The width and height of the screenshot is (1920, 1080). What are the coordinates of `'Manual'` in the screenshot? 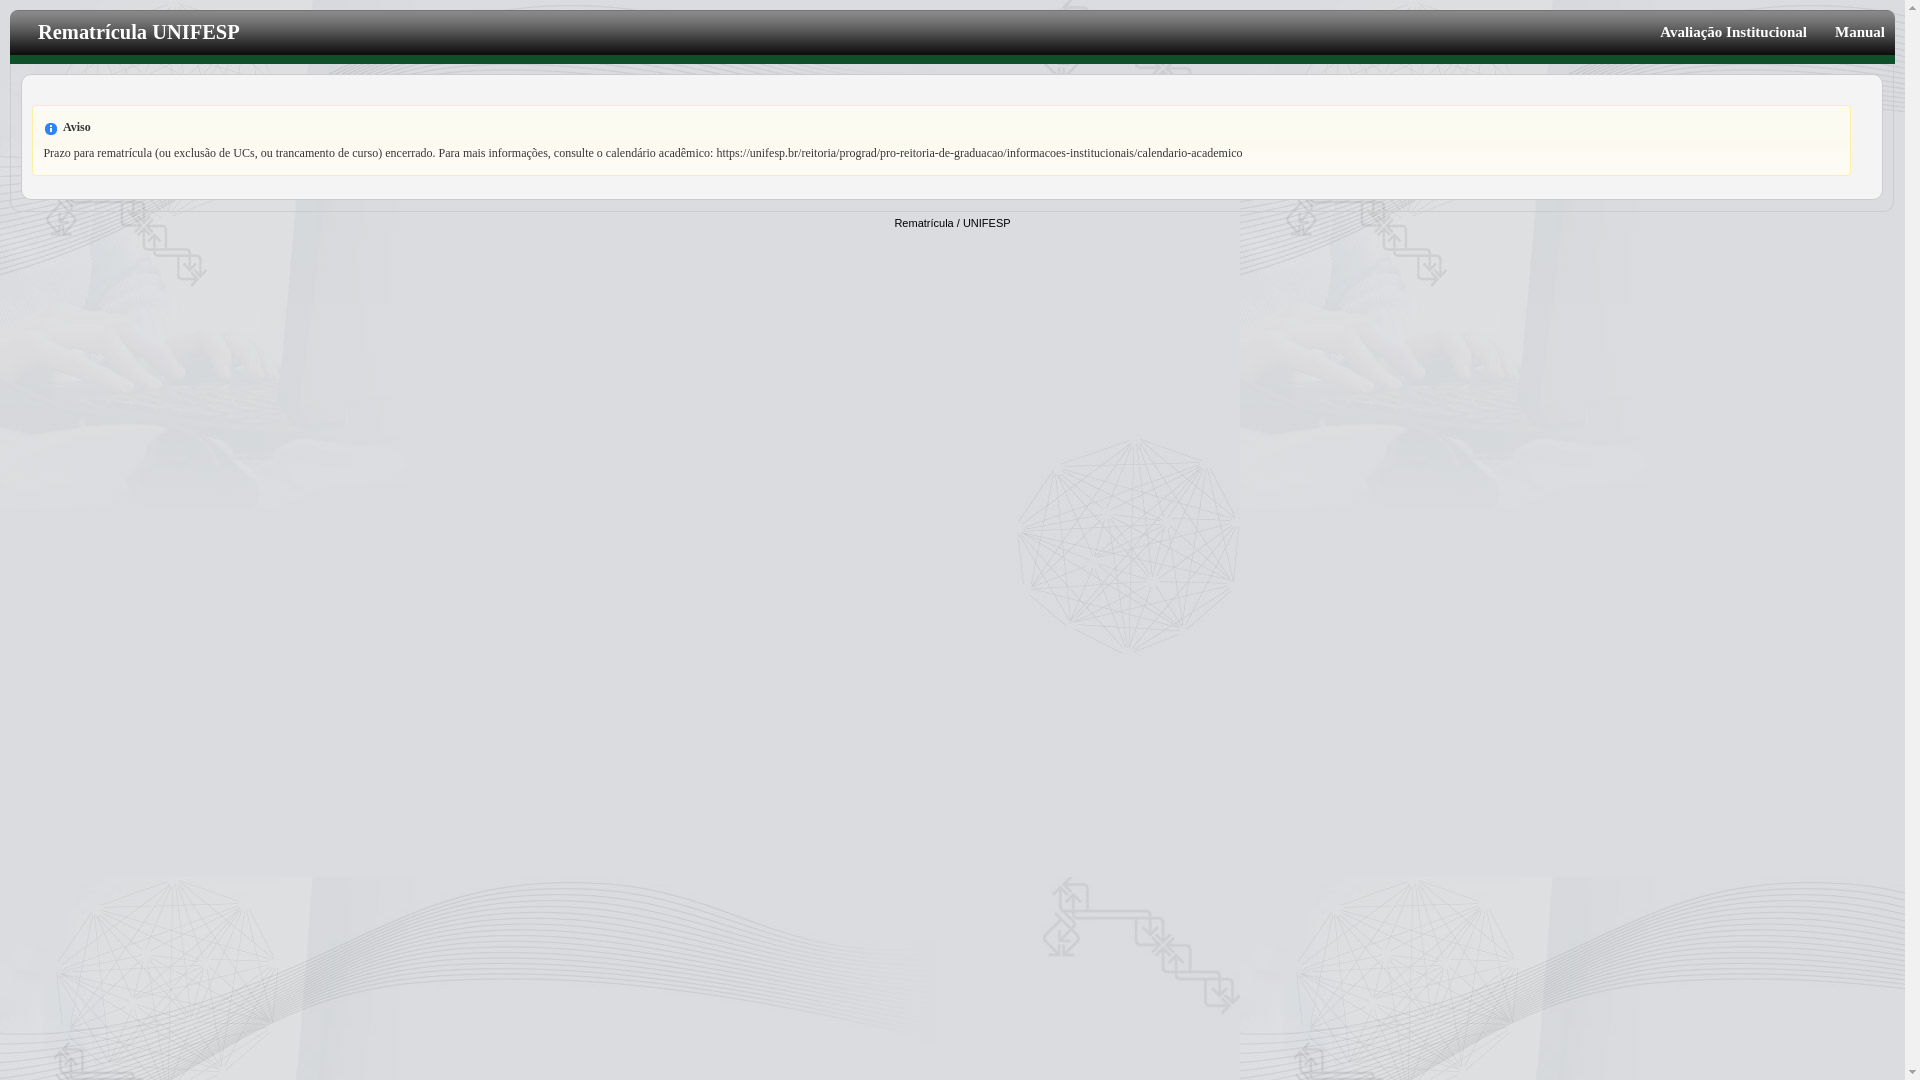 It's located at (1851, 31).